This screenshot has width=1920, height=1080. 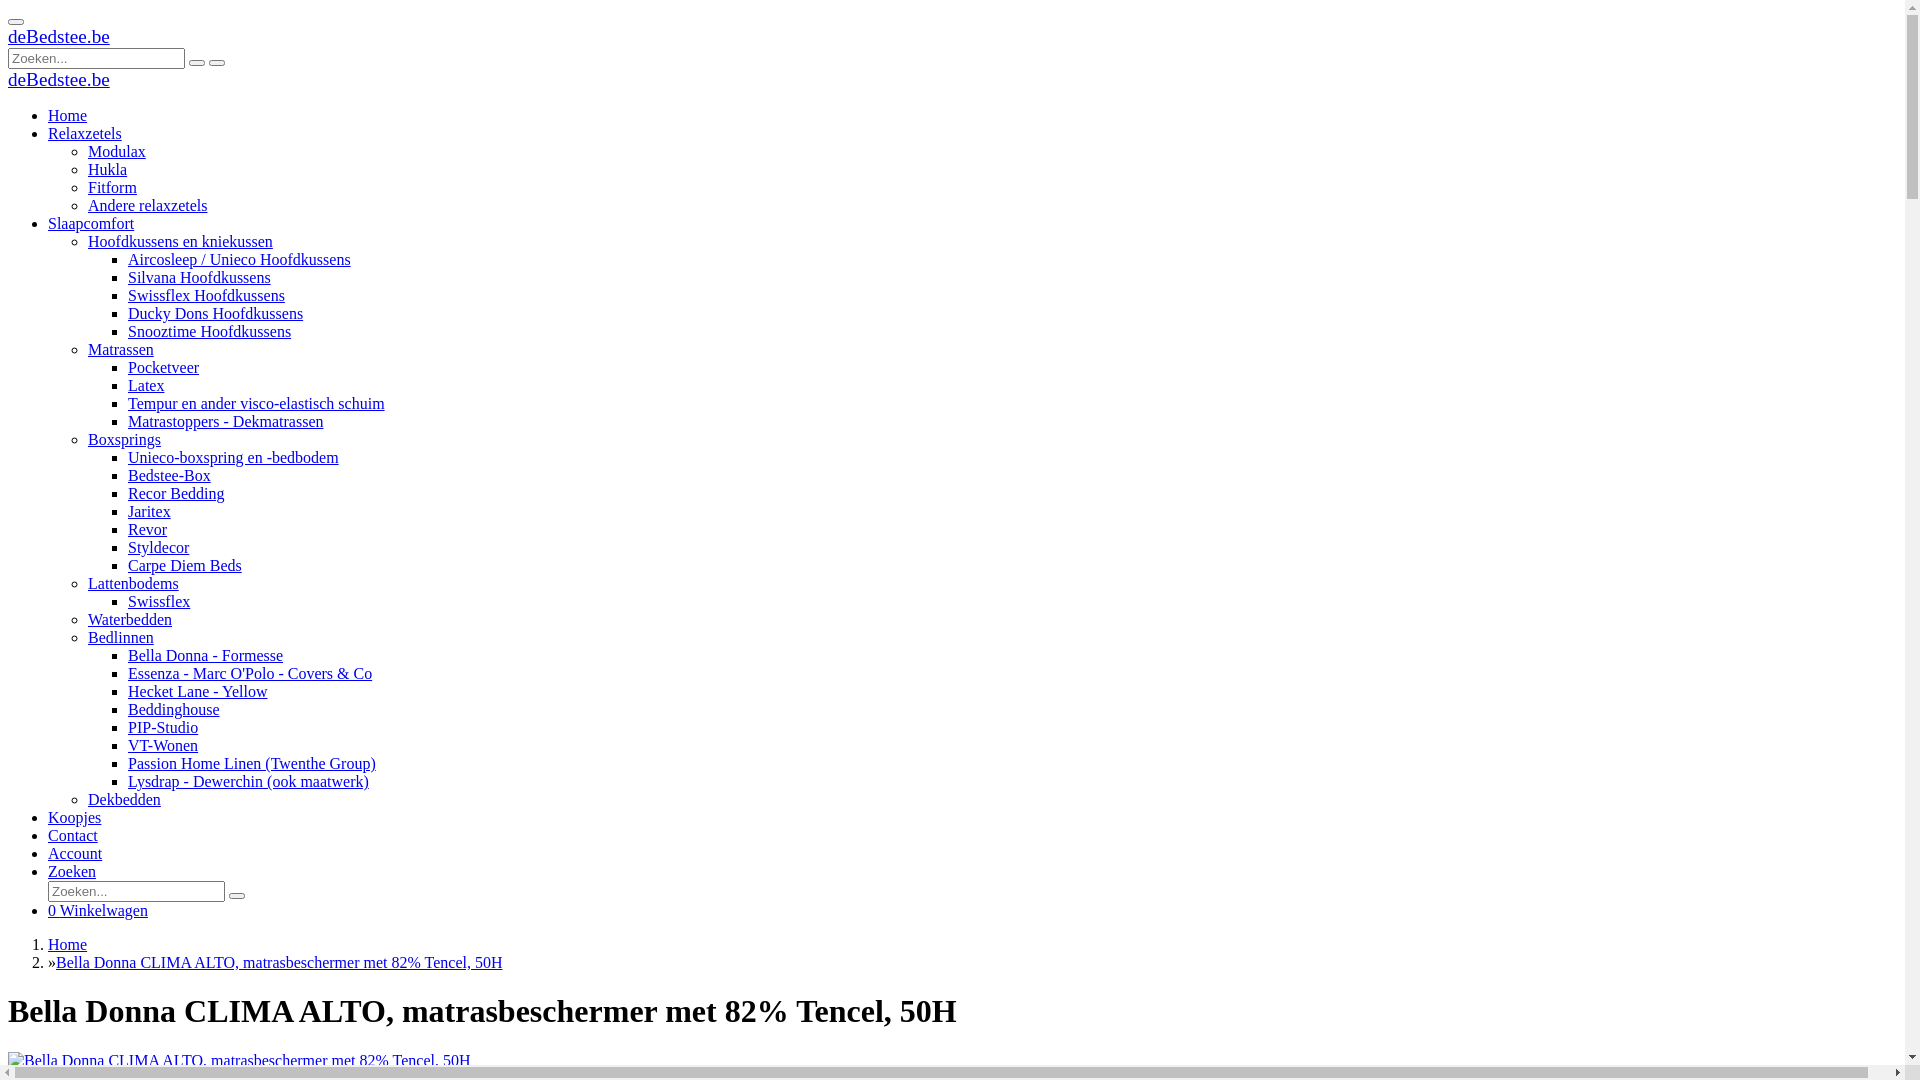 What do you see at coordinates (255, 403) in the screenshot?
I see `'Tempur en ander visco-elastisch schuim'` at bounding box center [255, 403].